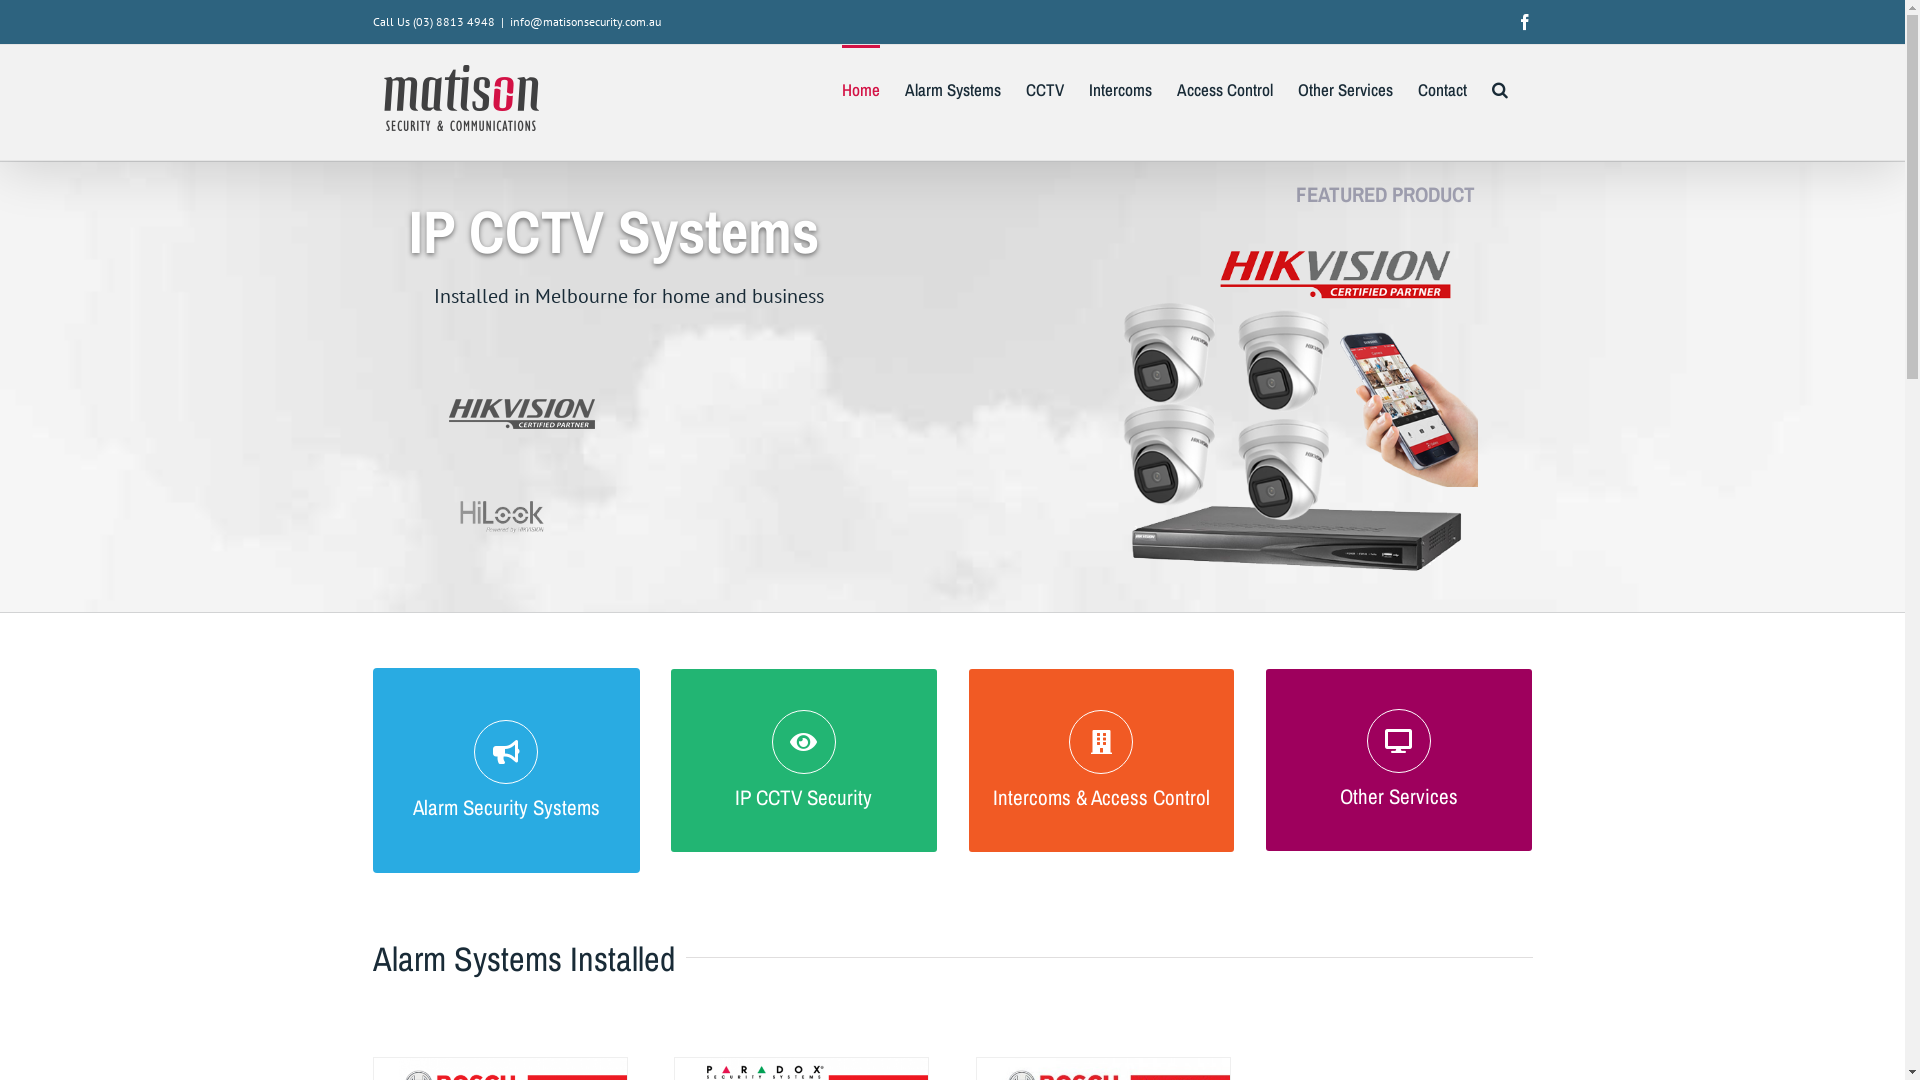 This screenshot has height=1080, width=1920. I want to click on 'CCTV', so click(1026, 87).